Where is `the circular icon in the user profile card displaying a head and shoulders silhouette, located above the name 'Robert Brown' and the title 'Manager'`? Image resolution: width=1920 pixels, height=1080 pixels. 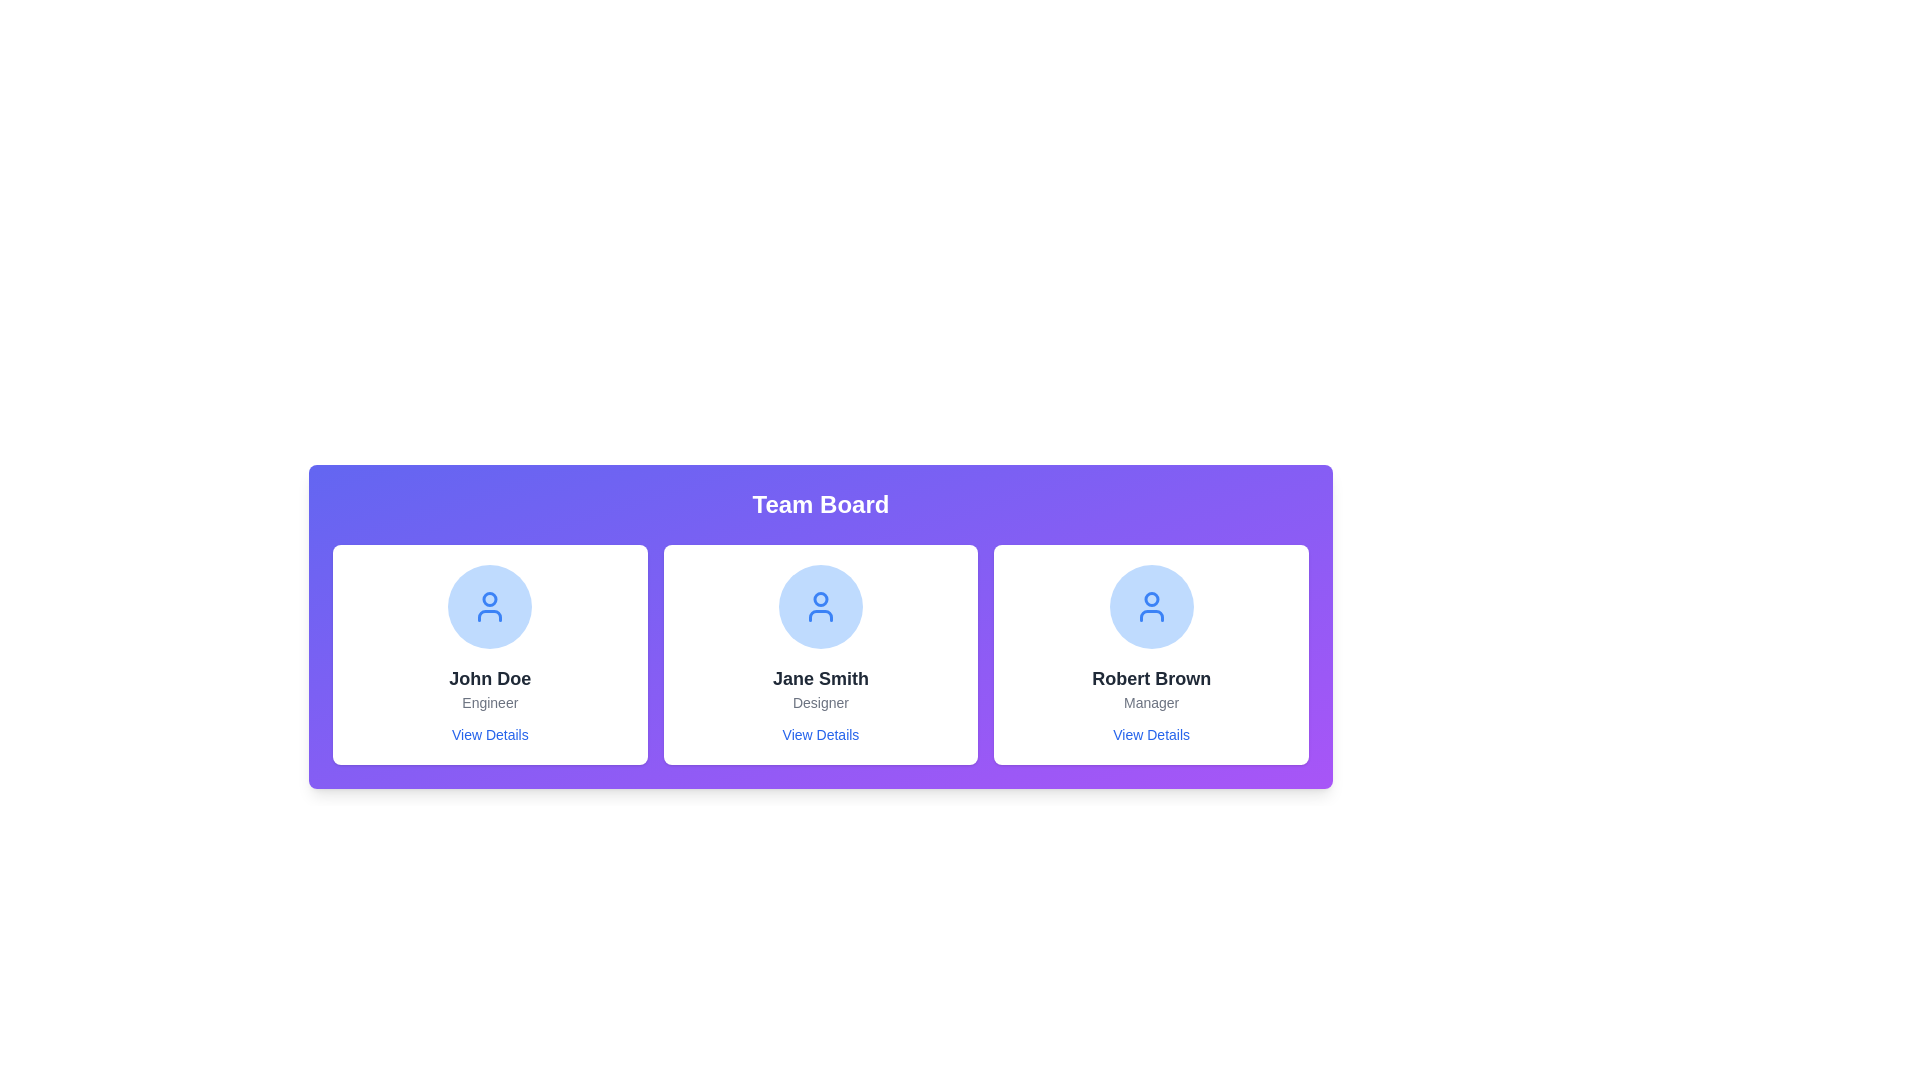
the circular icon in the user profile card displaying a head and shoulders silhouette, located above the name 'Robert Brown' and the title 'Manager' is located at coordinates (1151, 598).